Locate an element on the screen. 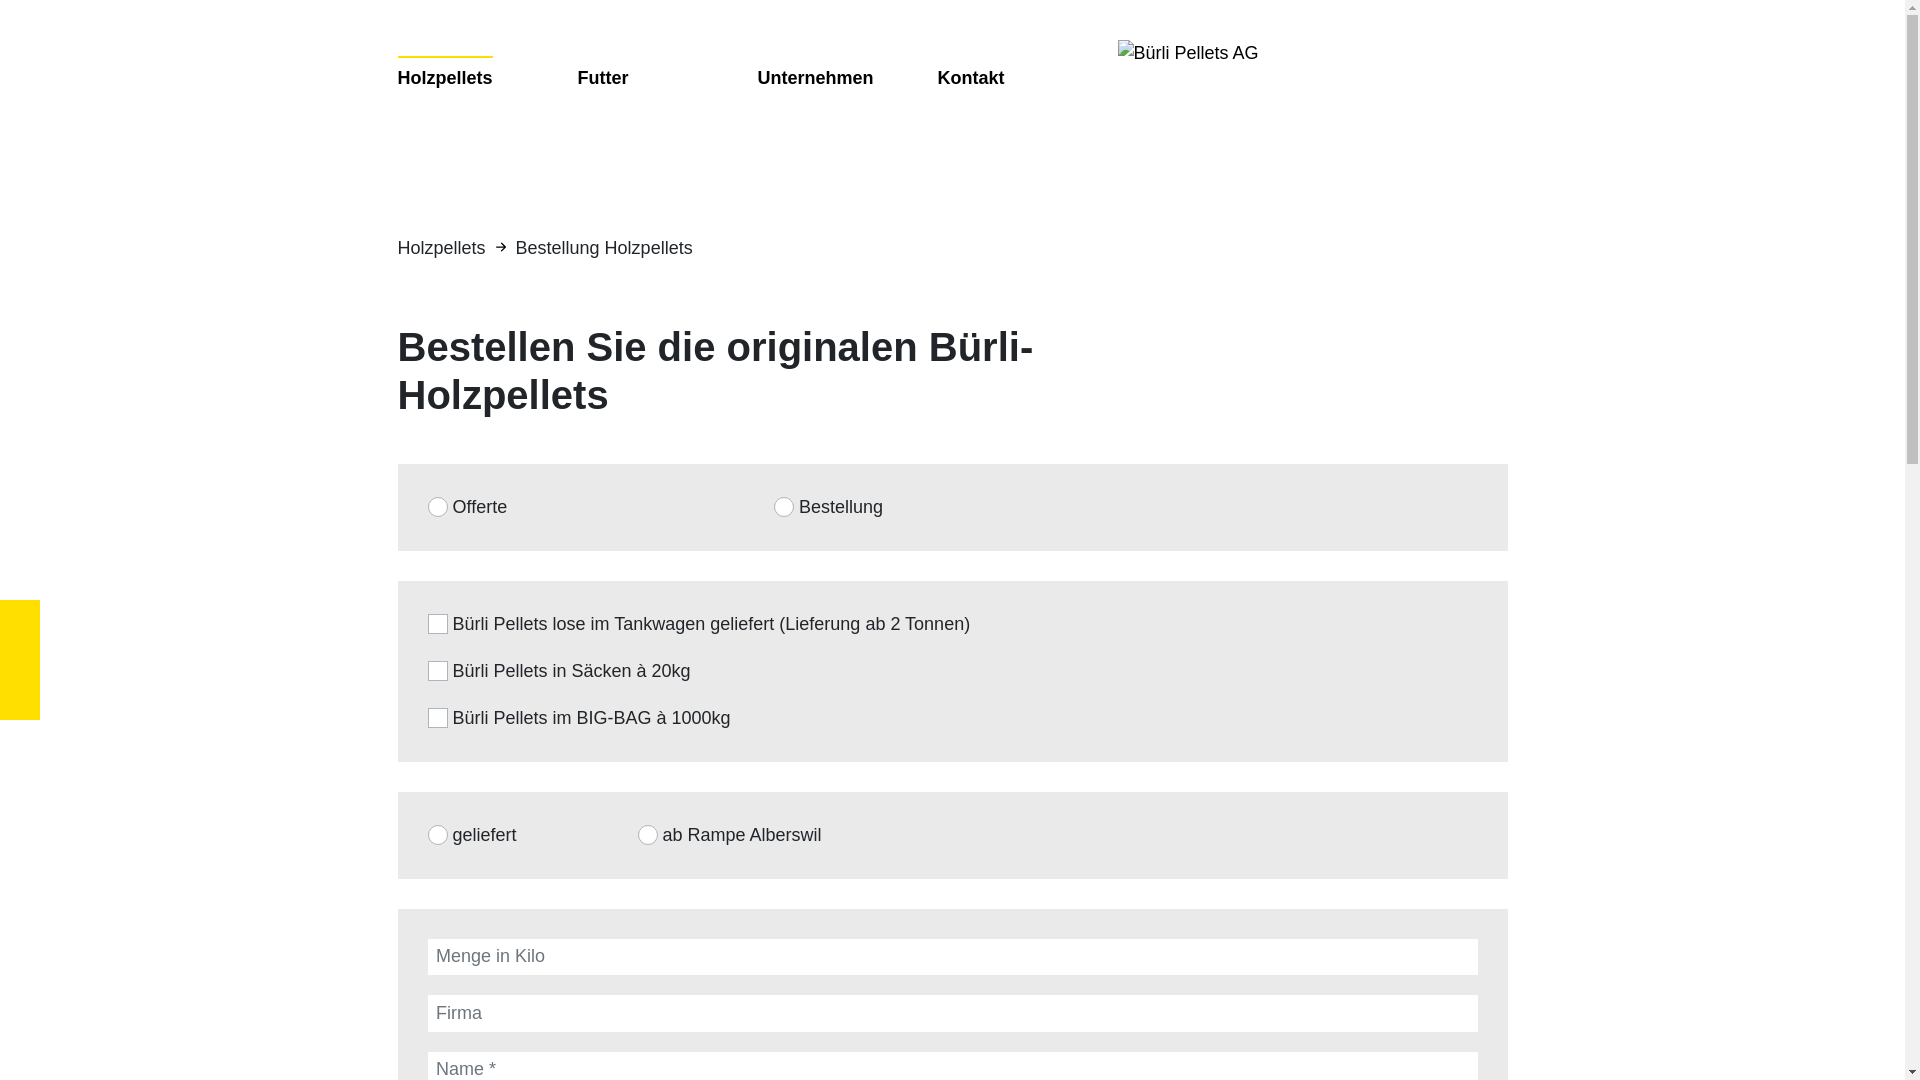 This screenshot has height=1080, width=1920. 'Holzpellets' is located at coordinates (444, 76).